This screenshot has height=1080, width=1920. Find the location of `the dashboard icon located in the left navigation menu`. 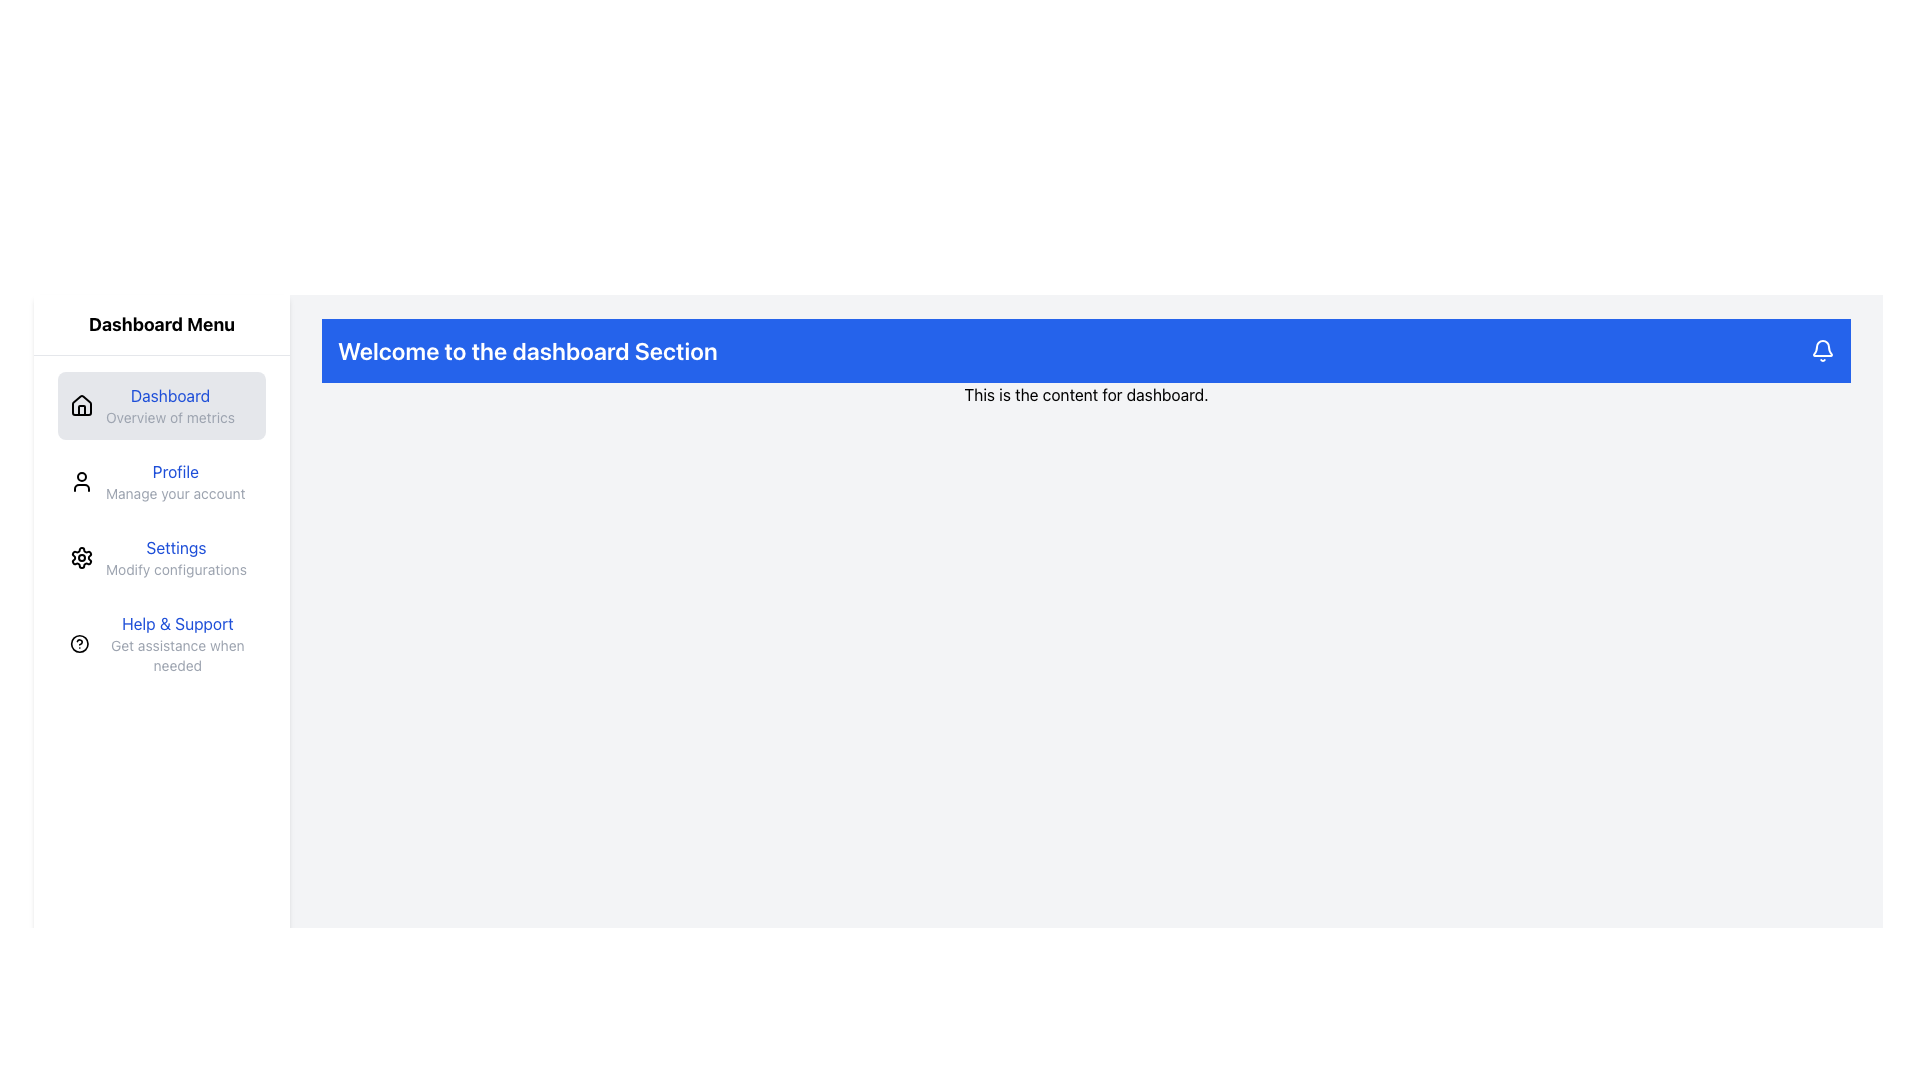

the dashboard icon located in the left navigation menu is located at coordinates (80, 405).